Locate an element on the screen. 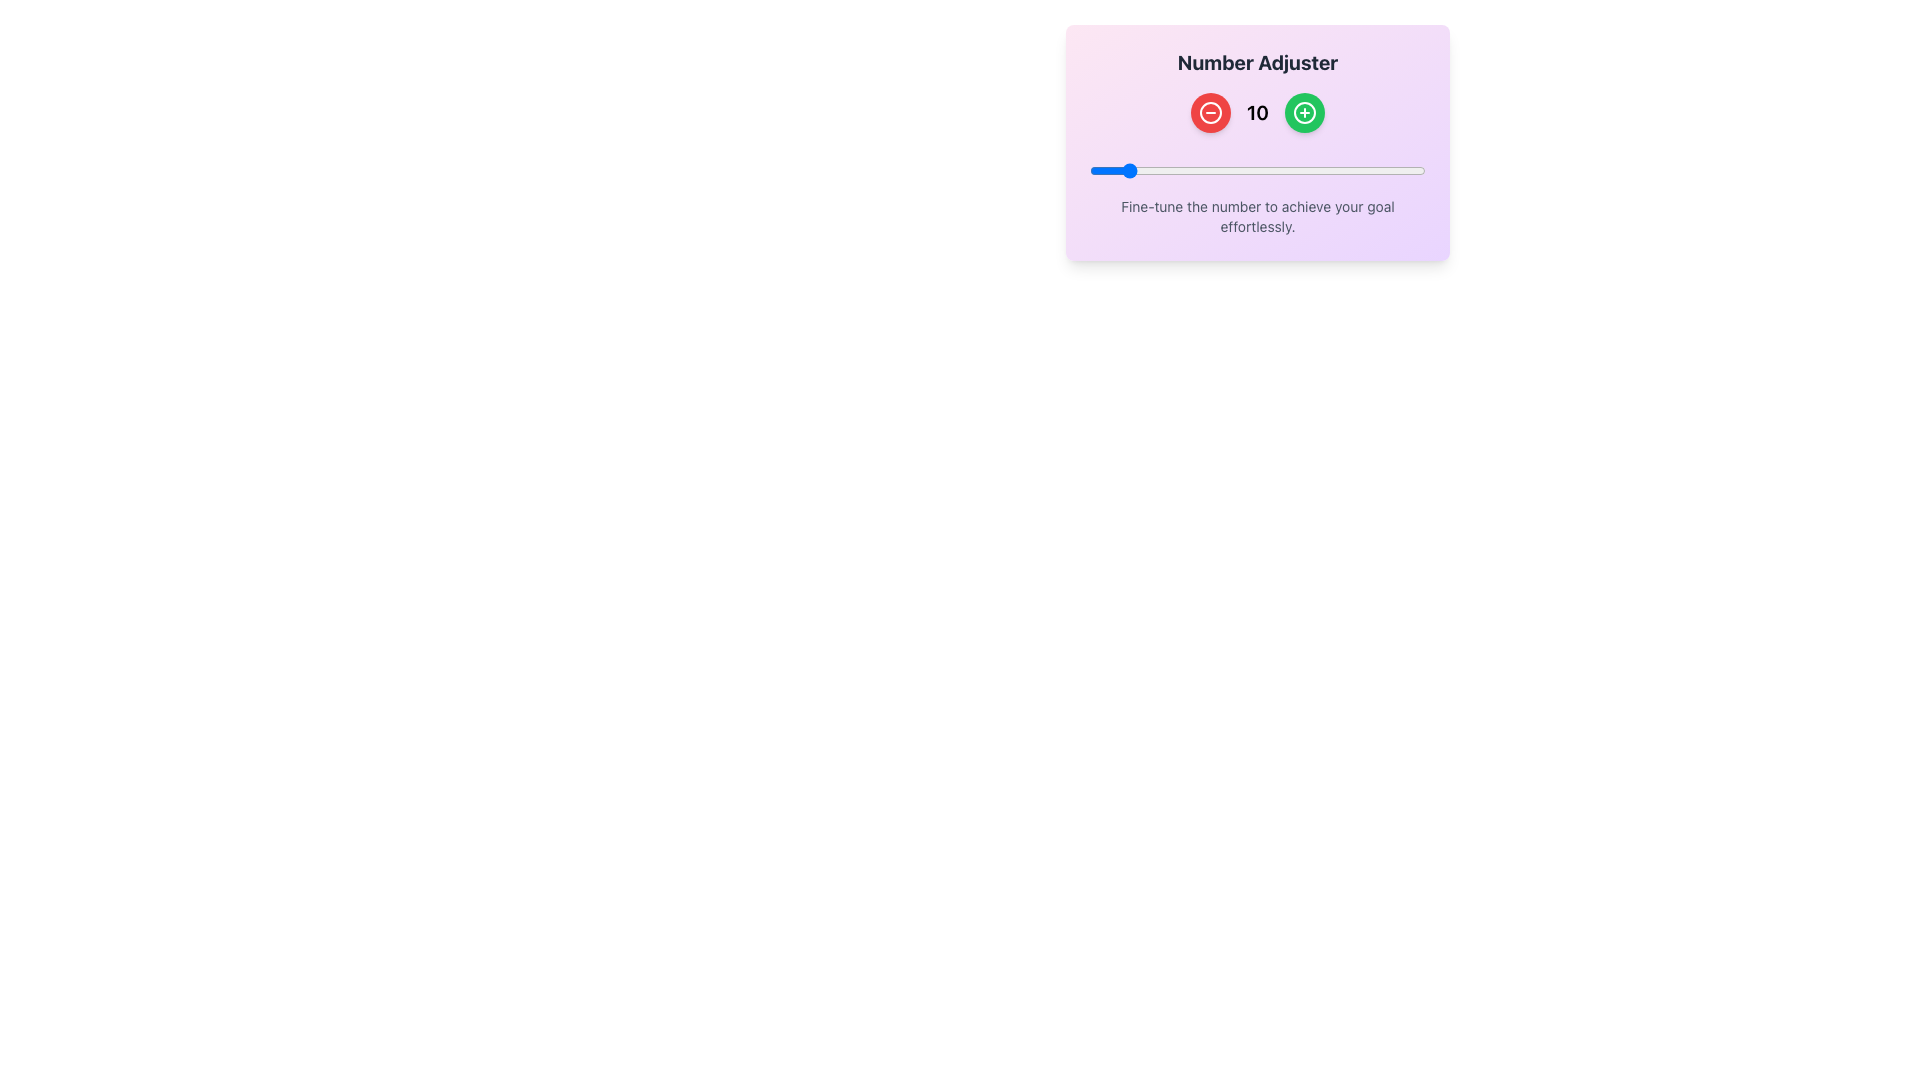 Image resolution: width=1920 pixels, height=1080 pixels. the circular dark green button with a white border and a green cross icon, located to the right of the numeric display '10' in the 'Number Adjuster' panel is located at coordinates (1305, 112).